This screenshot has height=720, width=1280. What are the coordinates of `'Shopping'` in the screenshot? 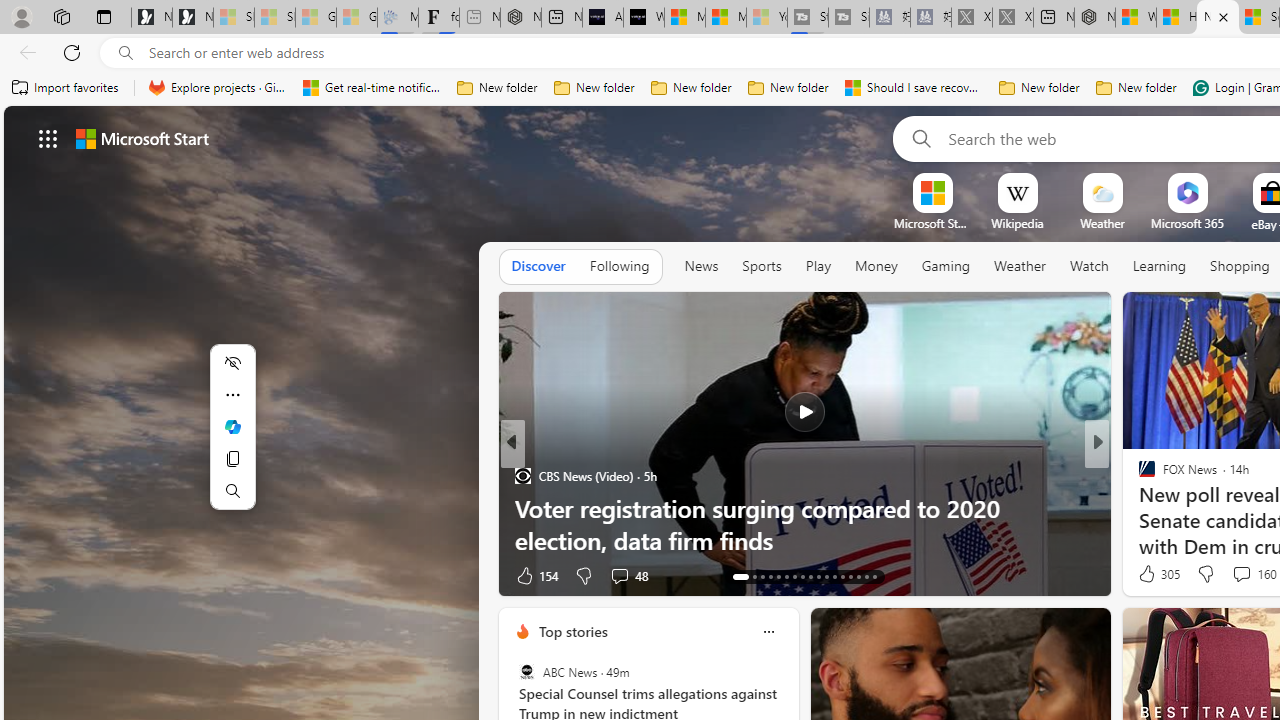 It's located at (1239, 265).